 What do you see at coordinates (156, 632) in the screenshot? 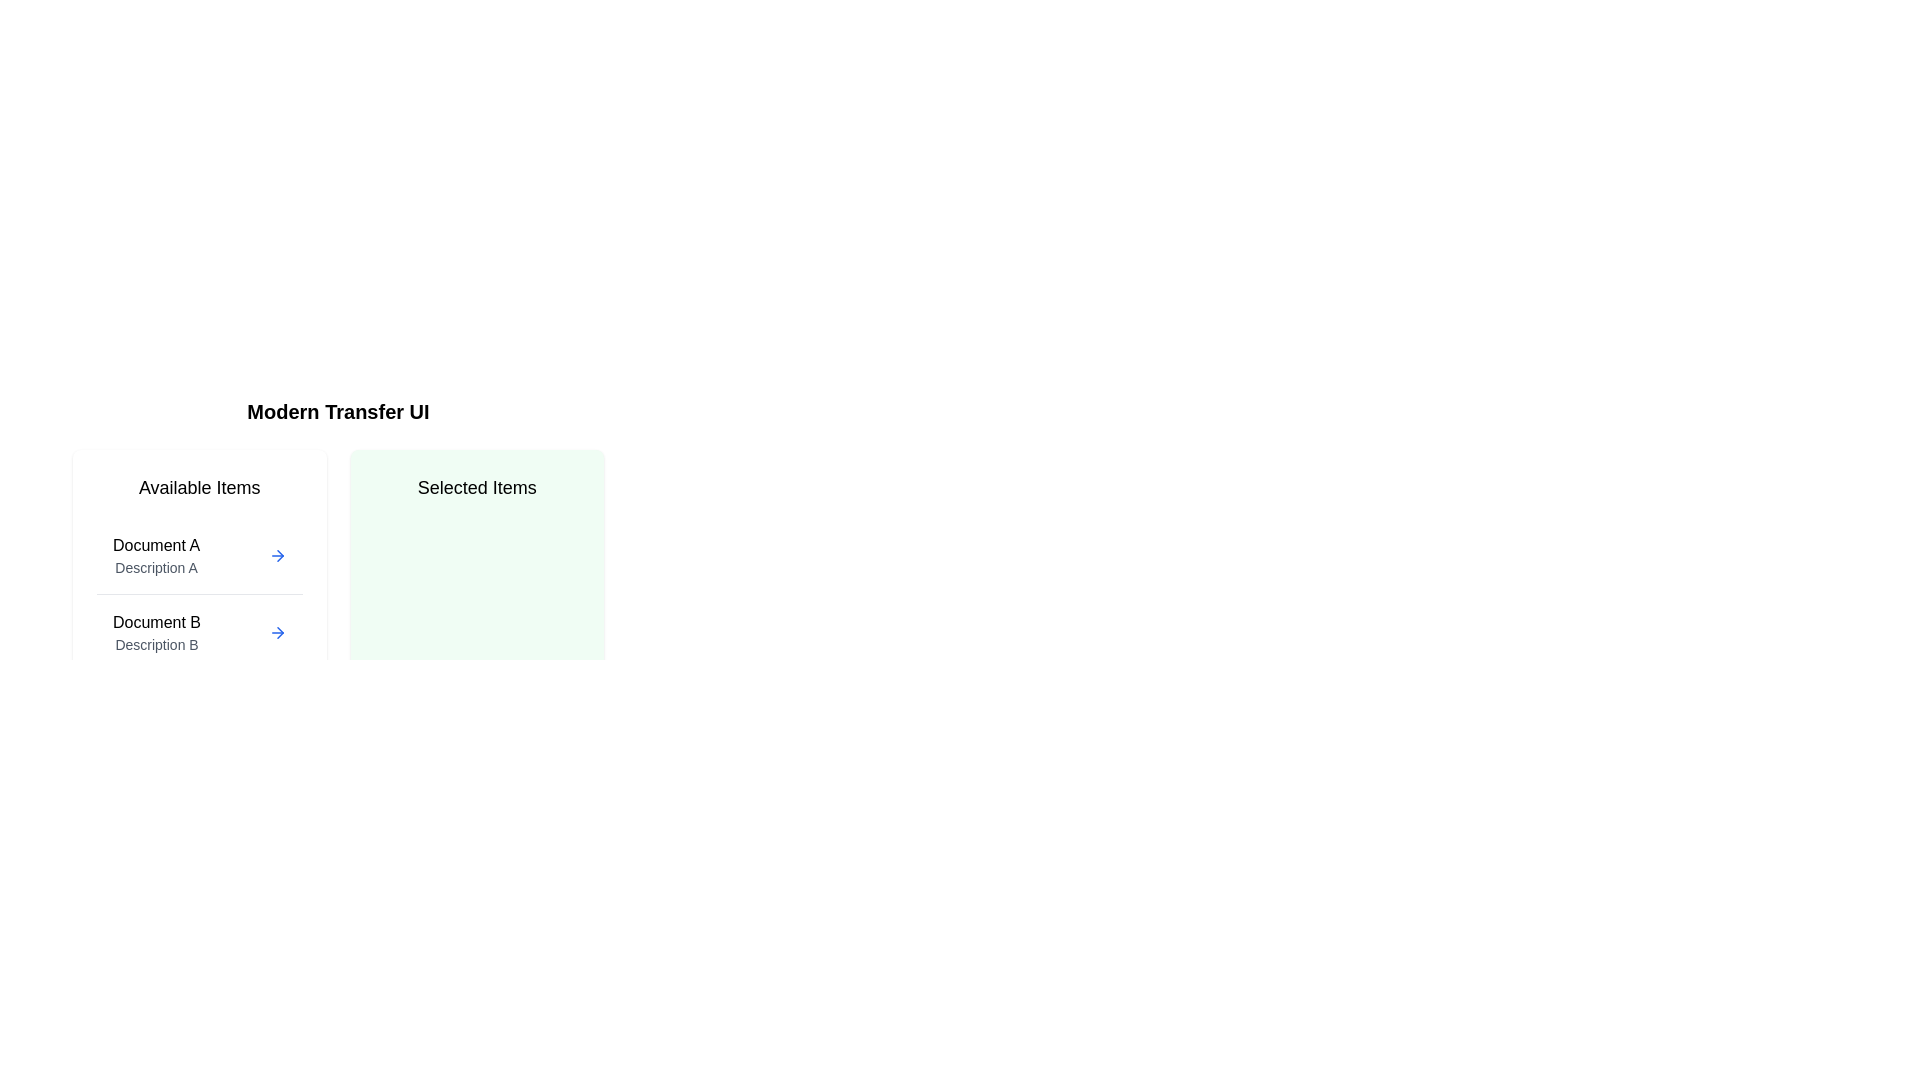
I see `the text label displaying 'Document B' and 'Description B' located in the 'Available Items' section as the second item in the list` at bounding box center [156, 632].